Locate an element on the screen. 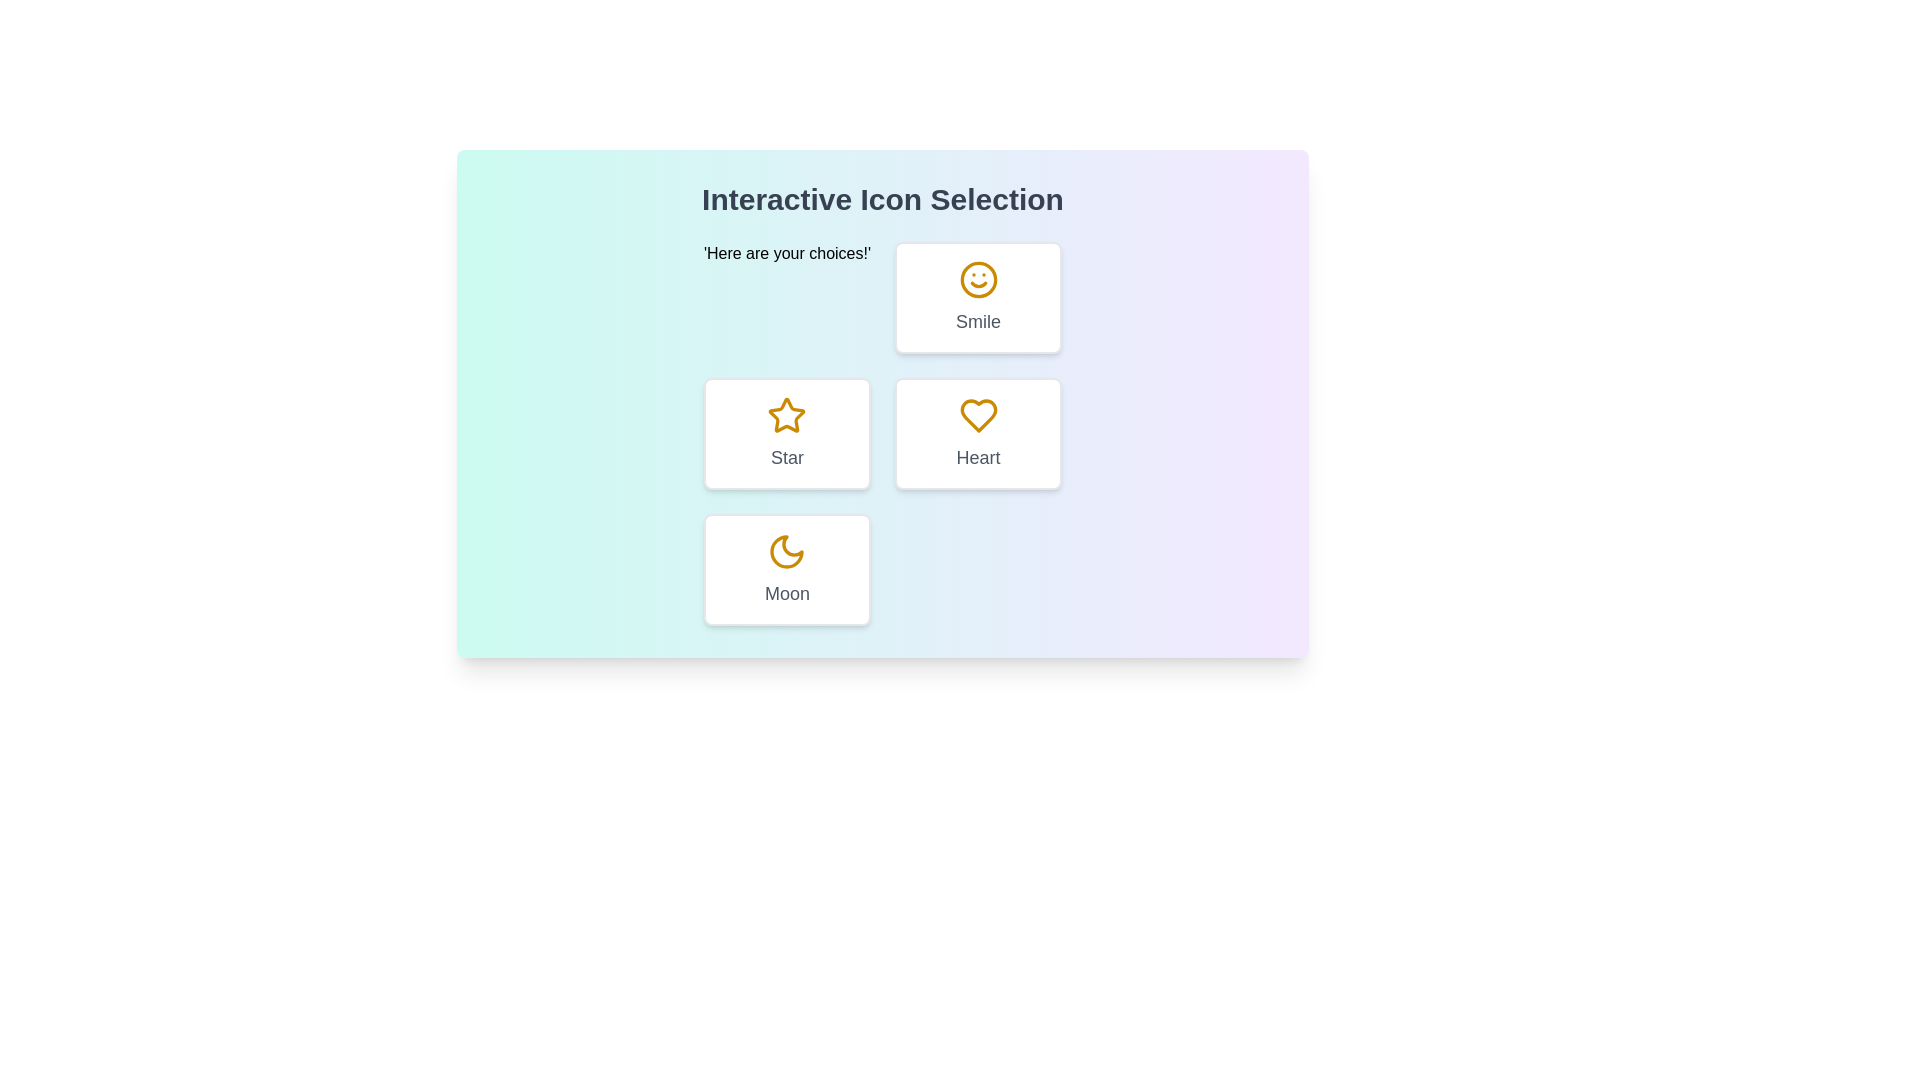 This screenshot has width=1920, height=1080. the crescent moon icon located at the bottom left of the 2x2 grid of buttons under the heading 'Interactive Icon Selection' is located at coordinates (786, 551).